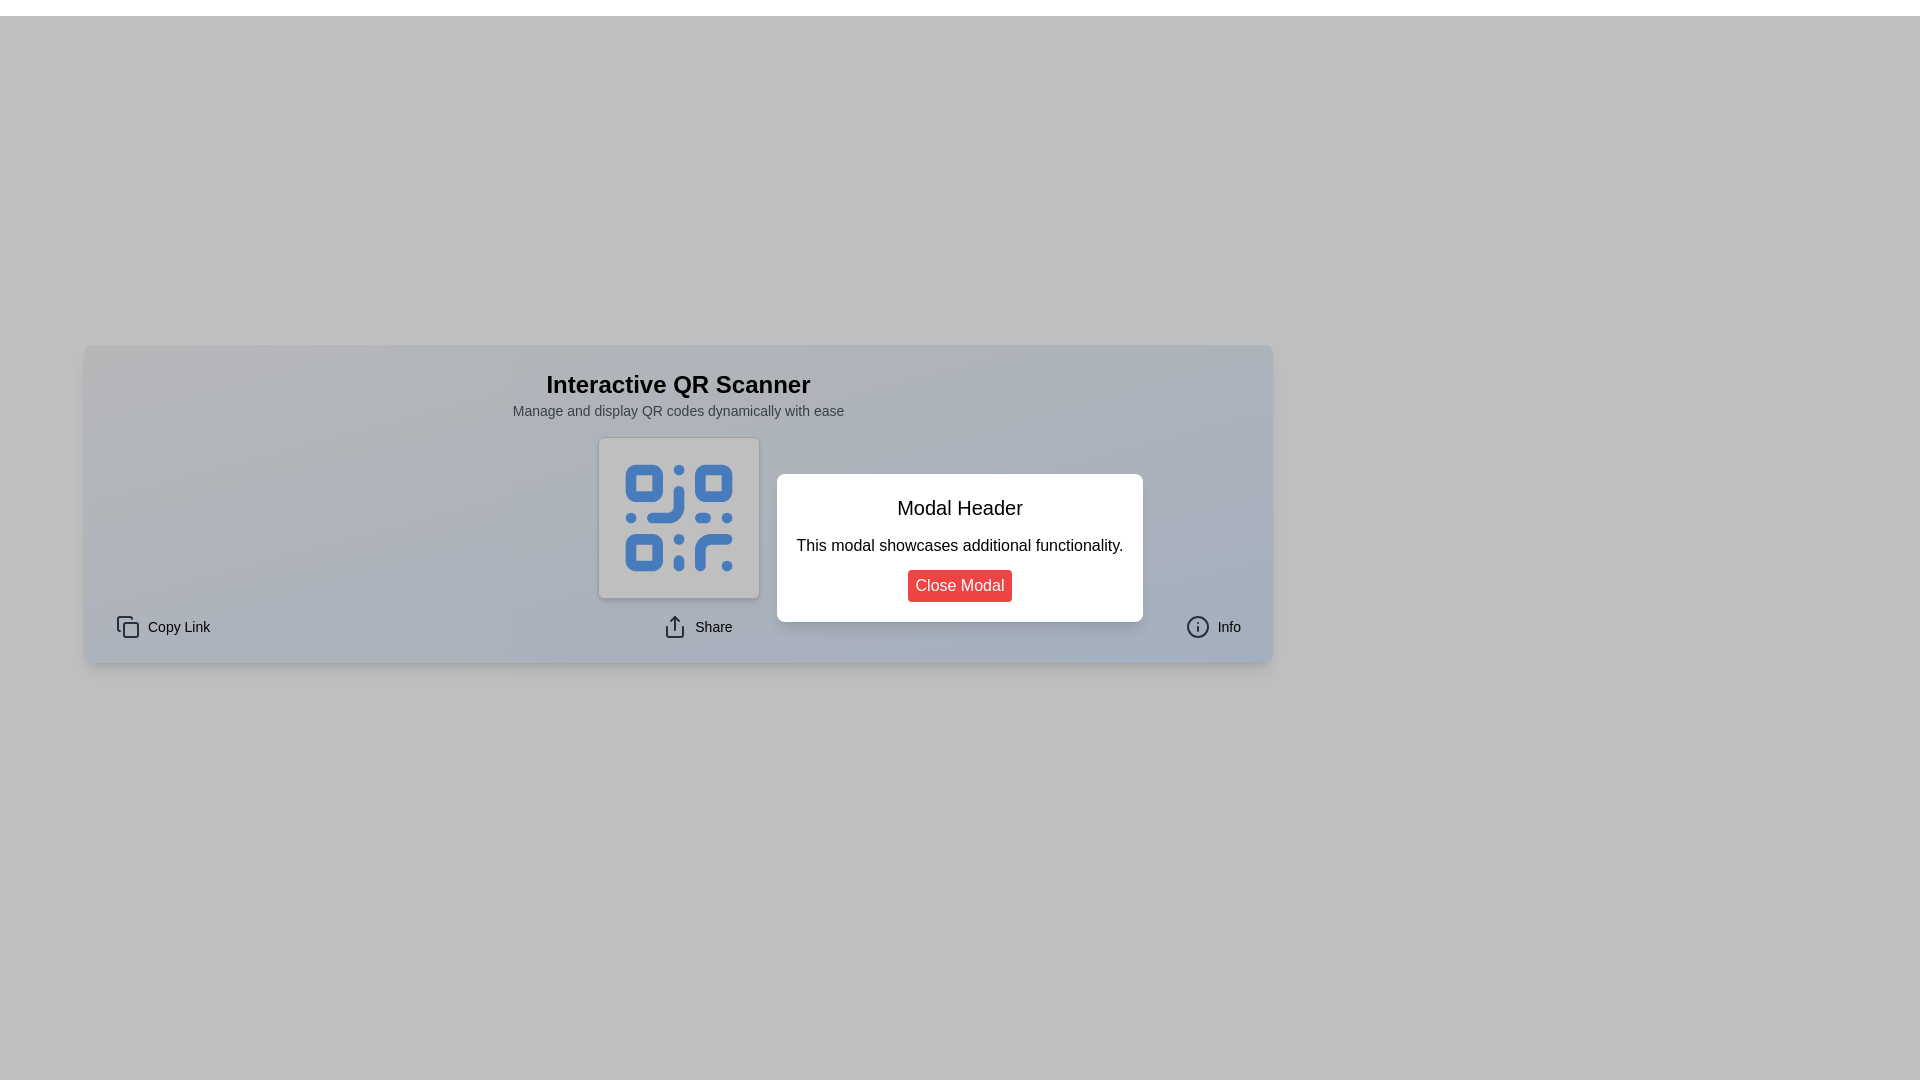 This screenshot has height=1080, width=1920. Describe the element at coordinates (1197, 626) in the screenshot. I see `the small circular icon resembling an 'info' symbol, located next to the 'Info' text in the lower-right corner of the main modal` at that location.